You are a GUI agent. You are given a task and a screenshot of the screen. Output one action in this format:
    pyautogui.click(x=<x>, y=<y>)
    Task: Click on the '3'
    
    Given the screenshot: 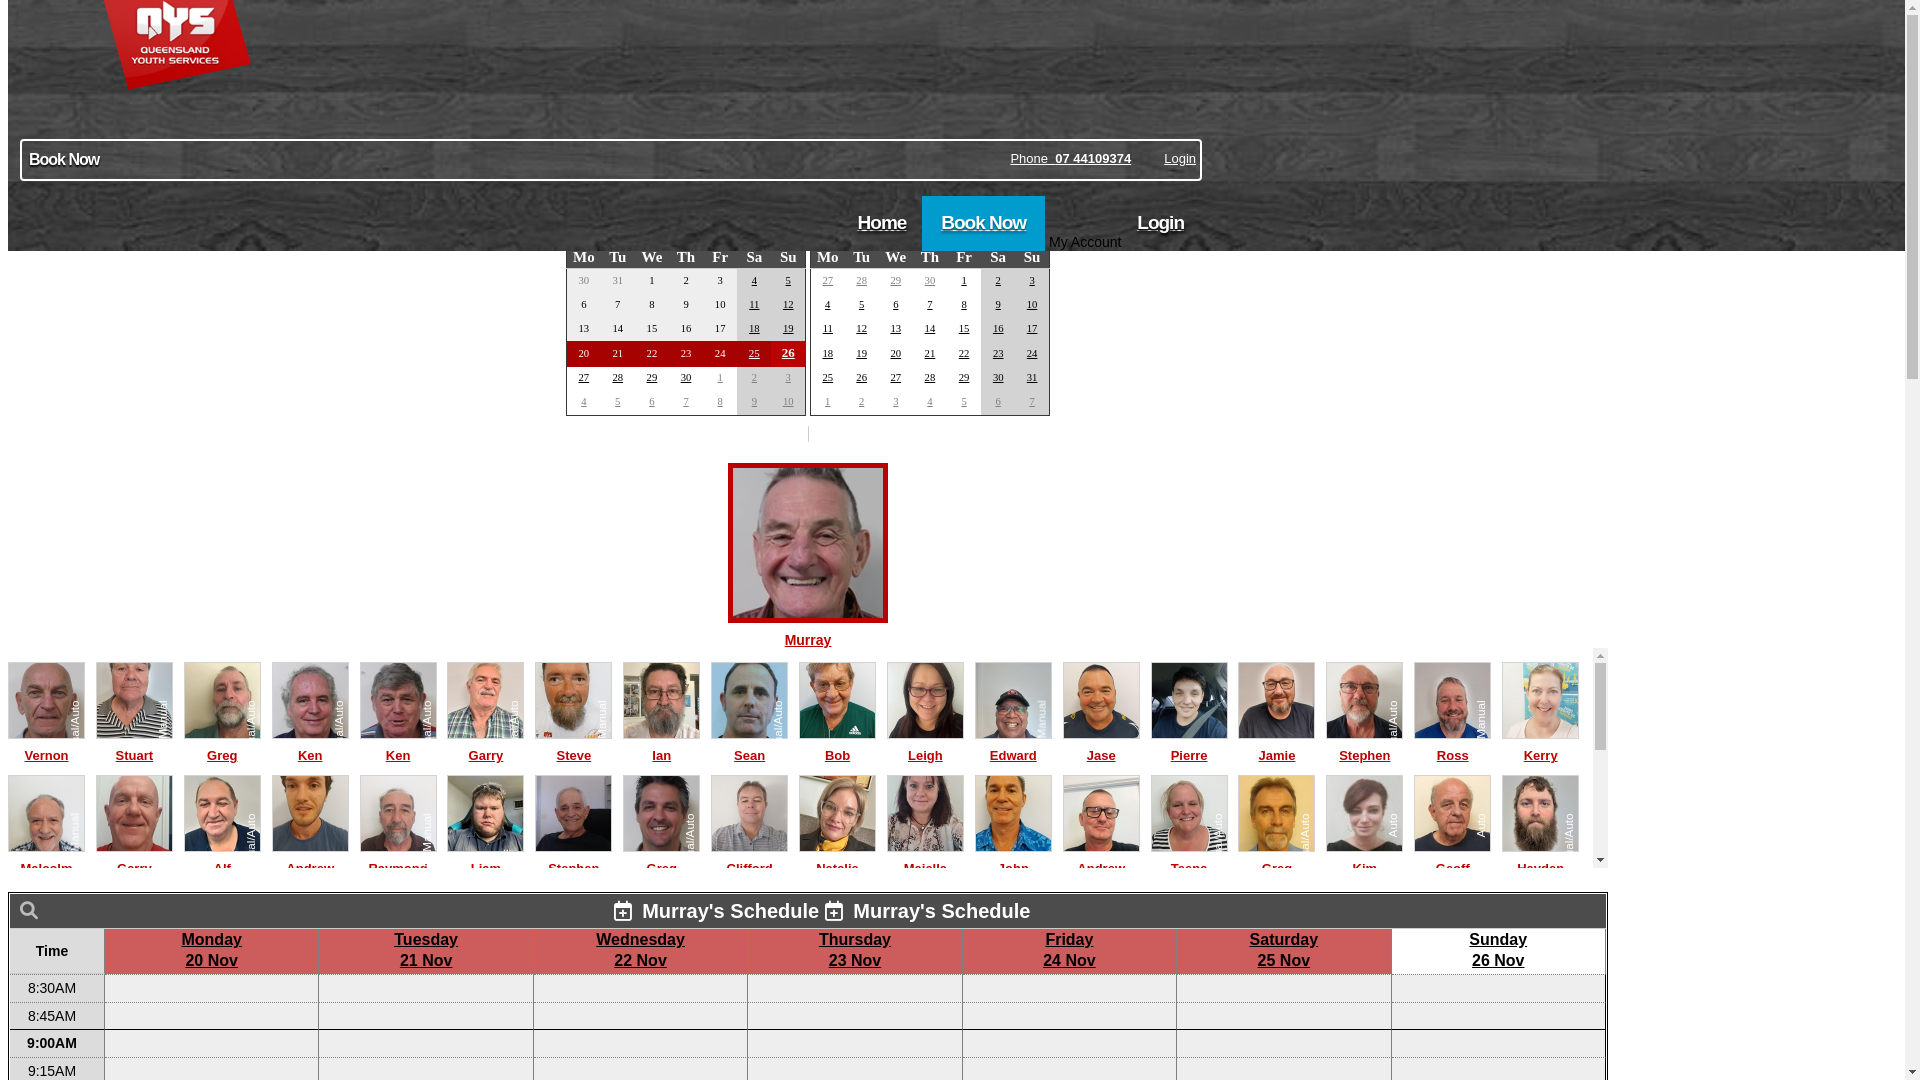 What is the action you would take?
    pyautogui.click(x=1031, y=280)
    